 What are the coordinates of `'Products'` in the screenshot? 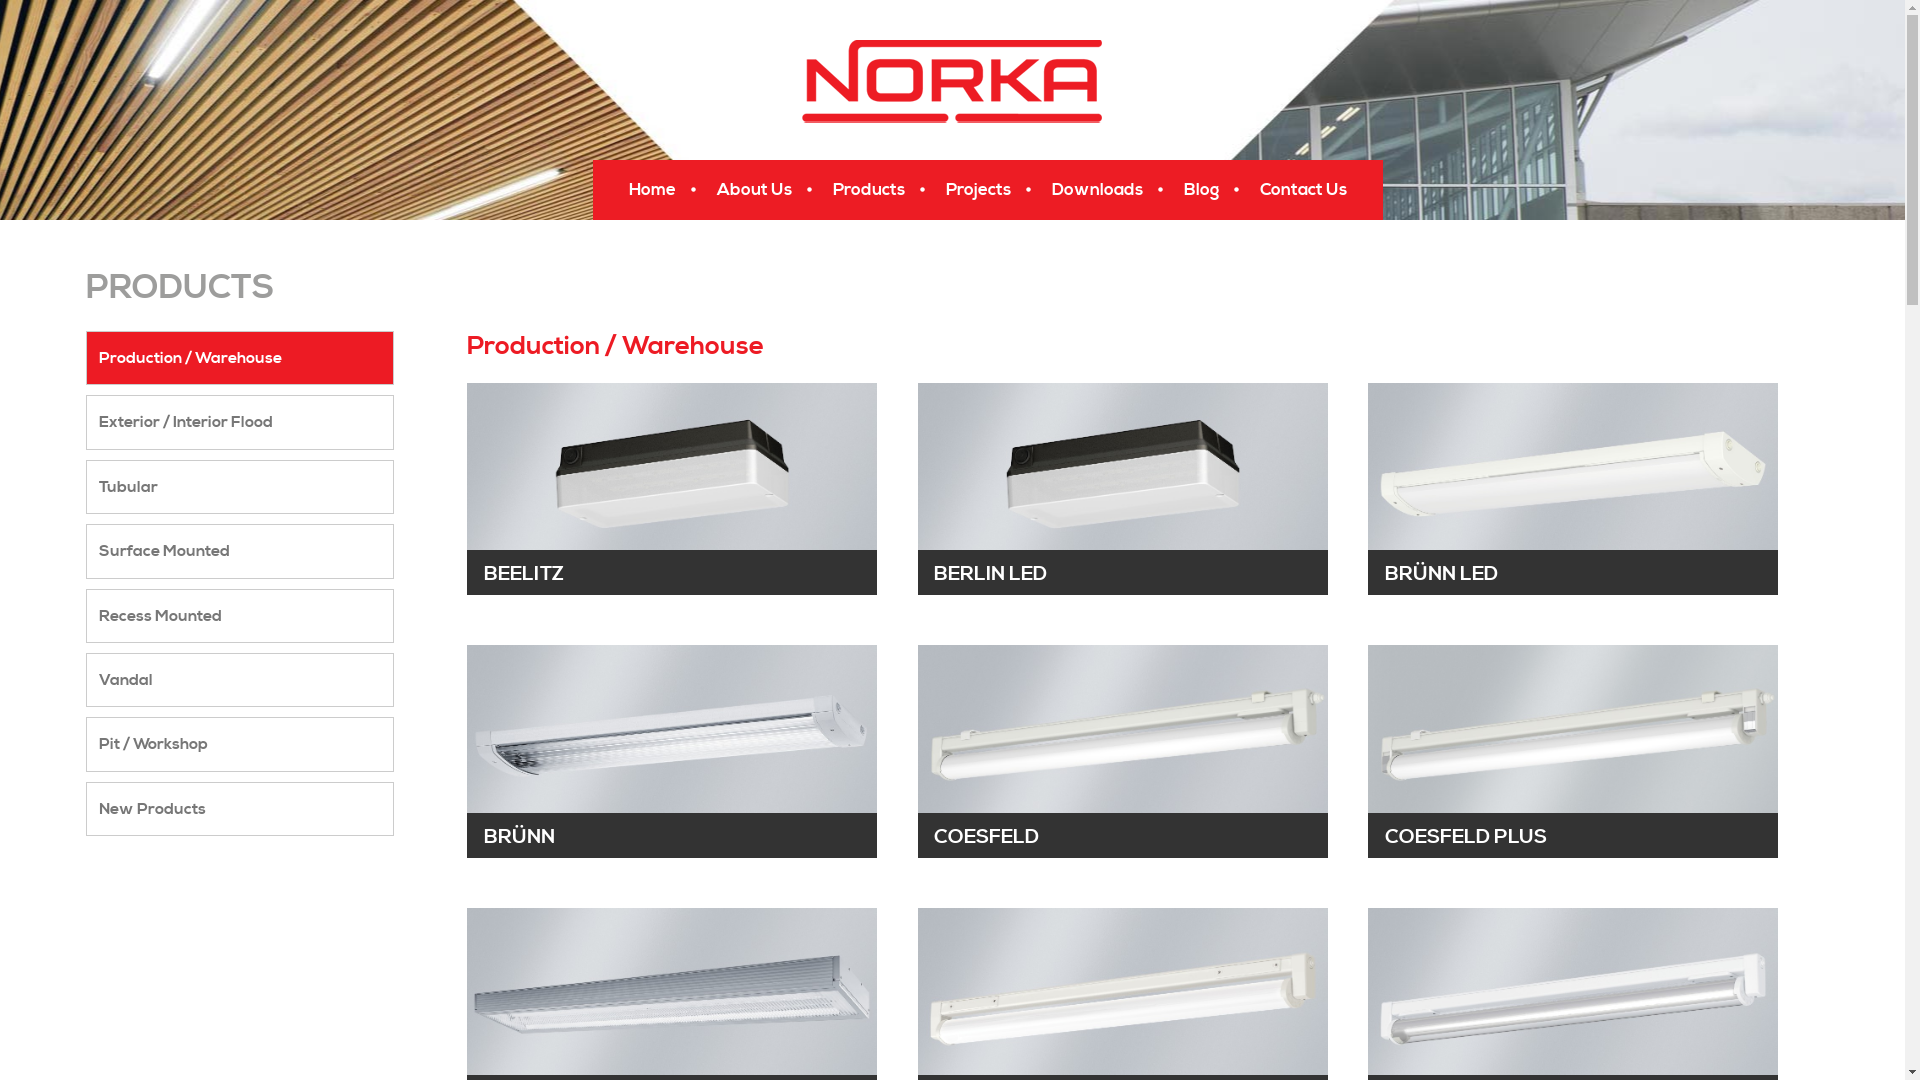 It's located at (870, 189).